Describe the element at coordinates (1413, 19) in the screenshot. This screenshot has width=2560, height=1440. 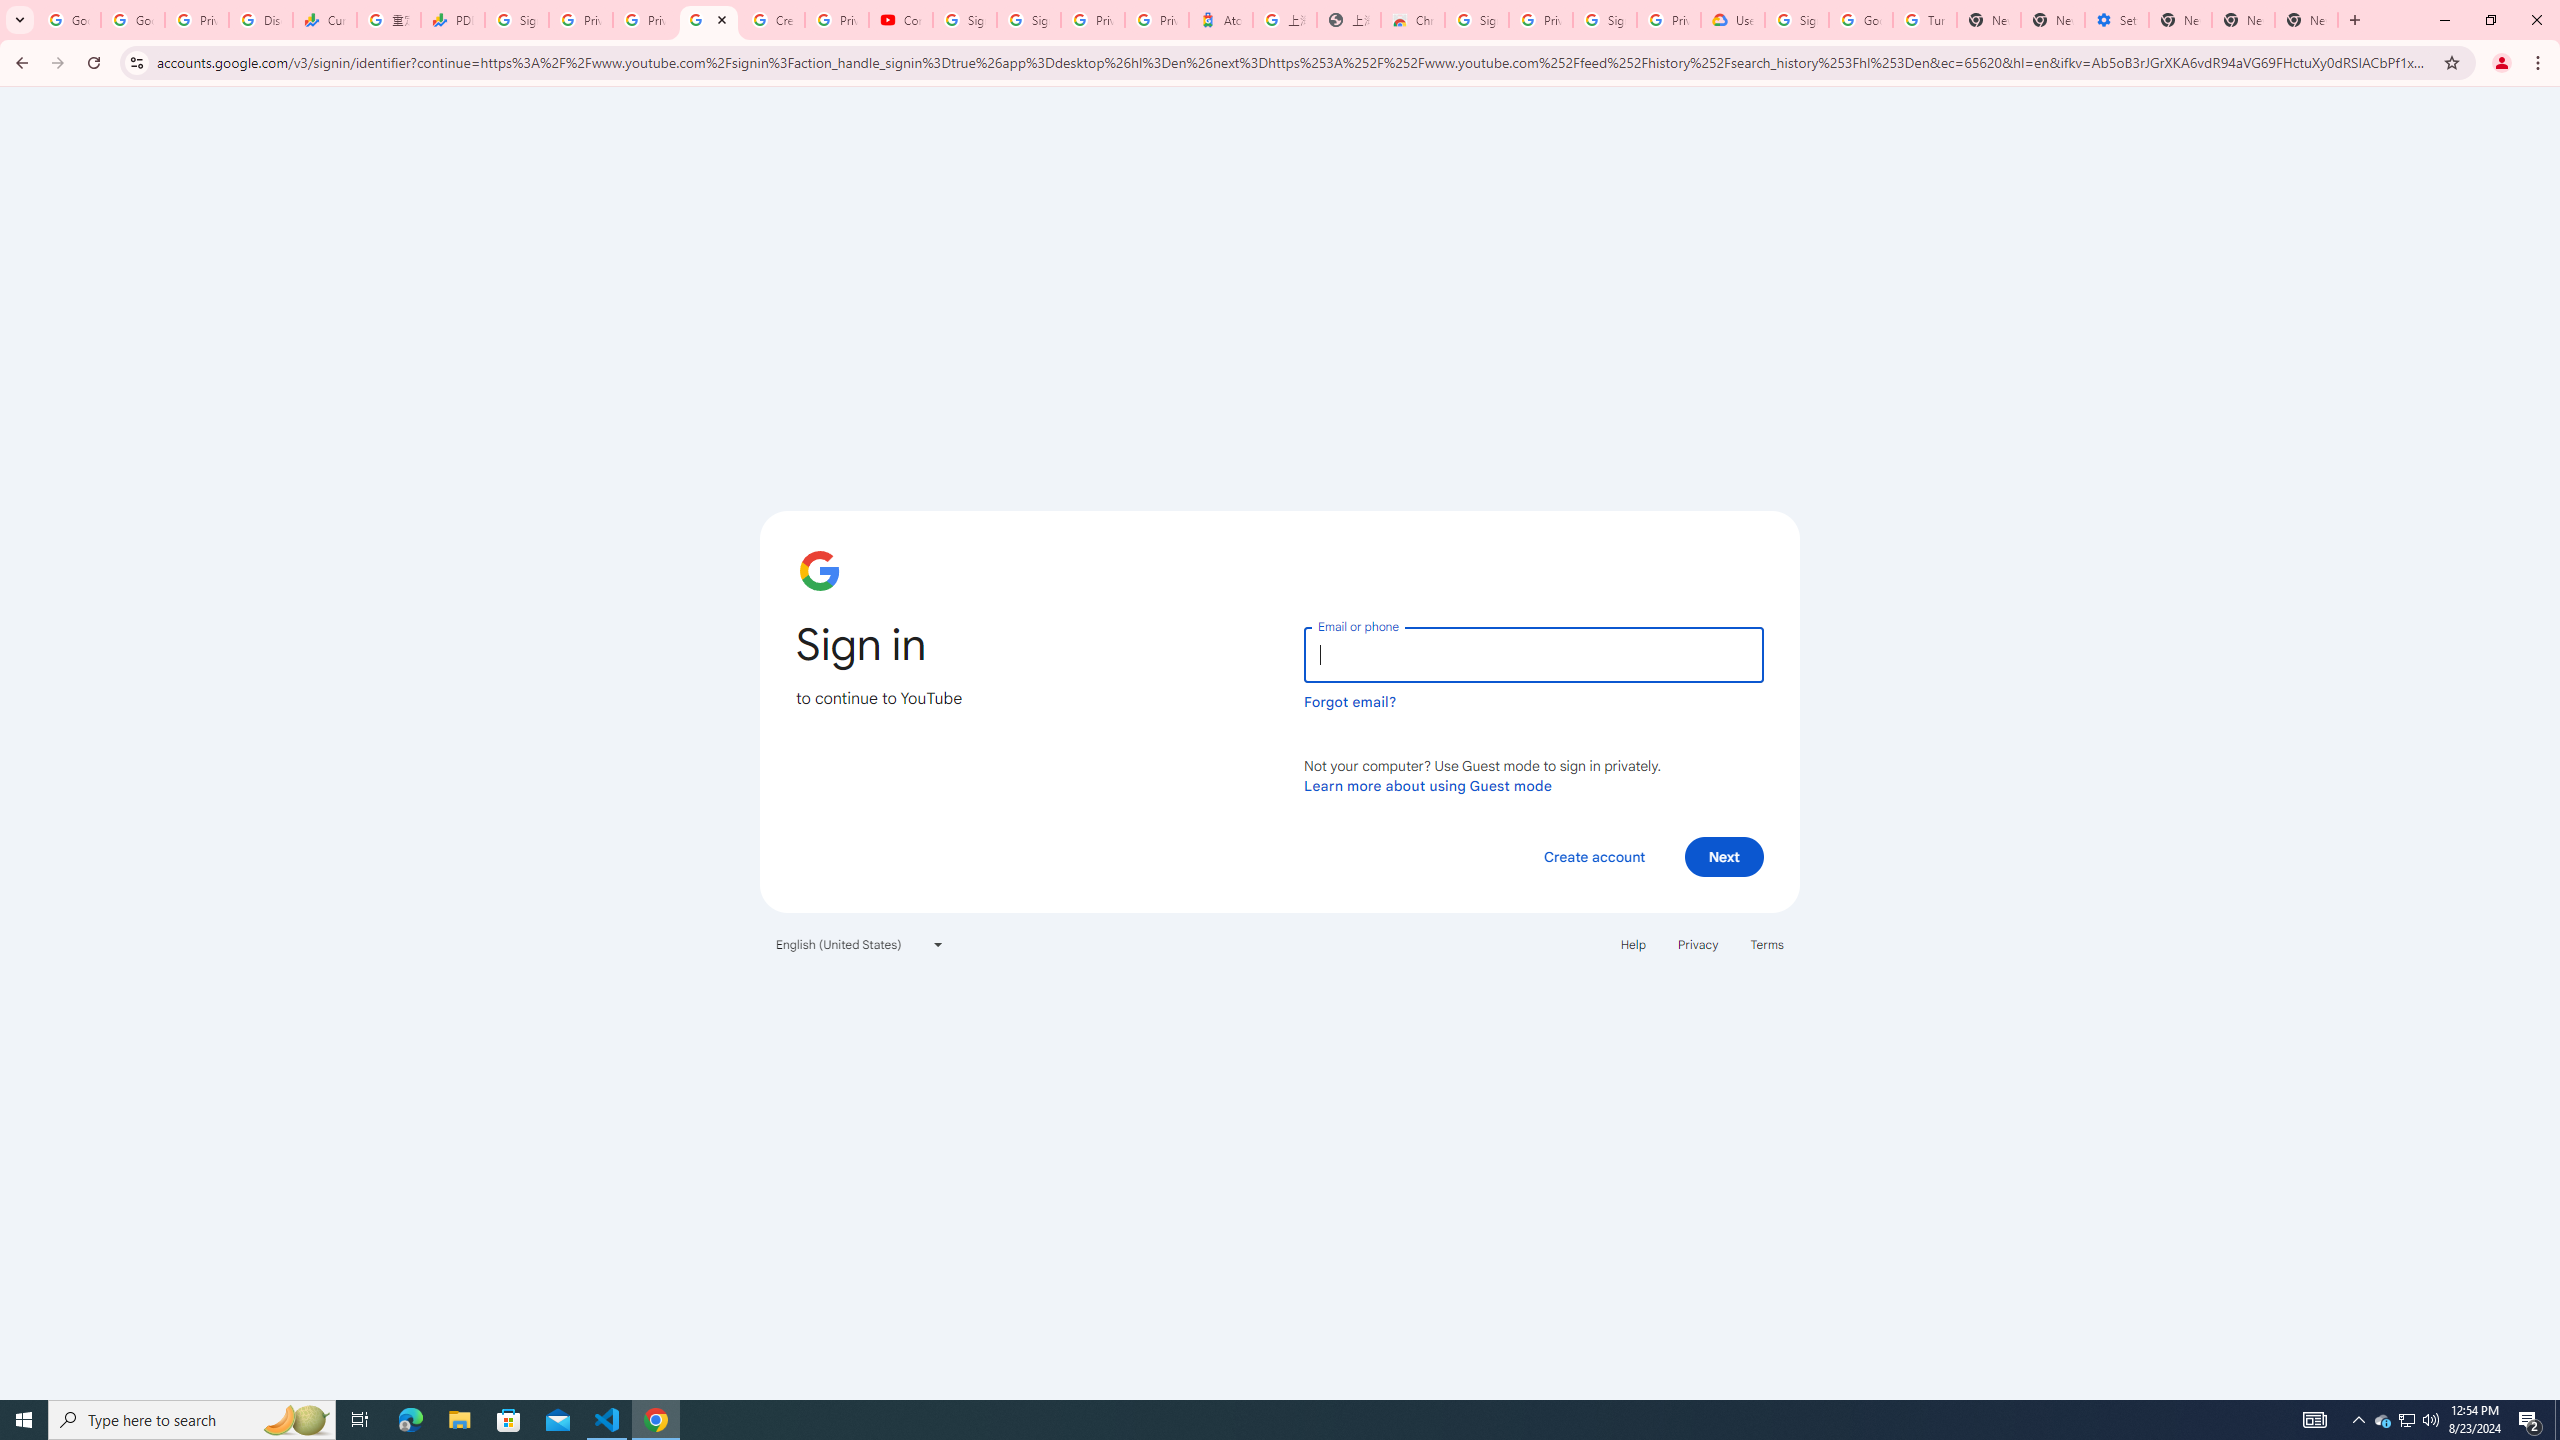
I see `'Chrome Web Store - Color themes by Chrome'` at that location.